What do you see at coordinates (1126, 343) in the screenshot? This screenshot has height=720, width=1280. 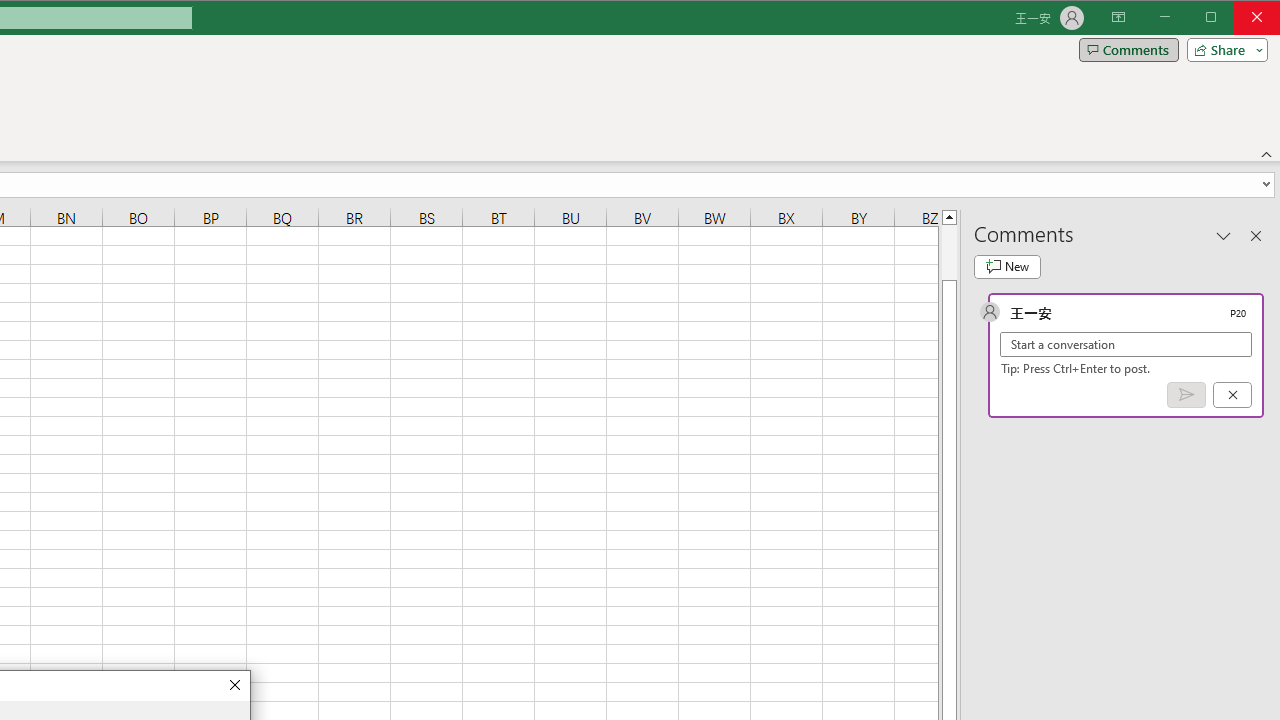 I see `'Start a conversation'` at bounding box center [1126, 343].